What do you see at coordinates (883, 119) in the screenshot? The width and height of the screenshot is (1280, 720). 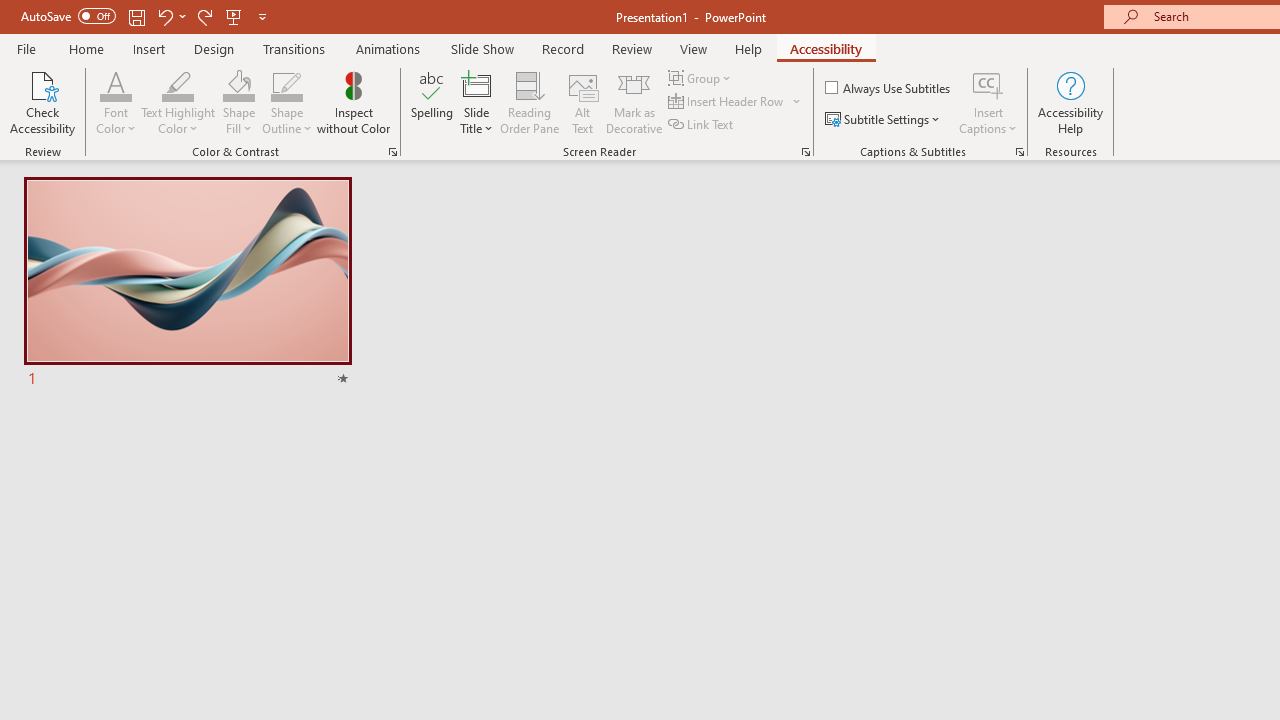 I see `'Subtitle Settings'` at bounding box center [883, 119].